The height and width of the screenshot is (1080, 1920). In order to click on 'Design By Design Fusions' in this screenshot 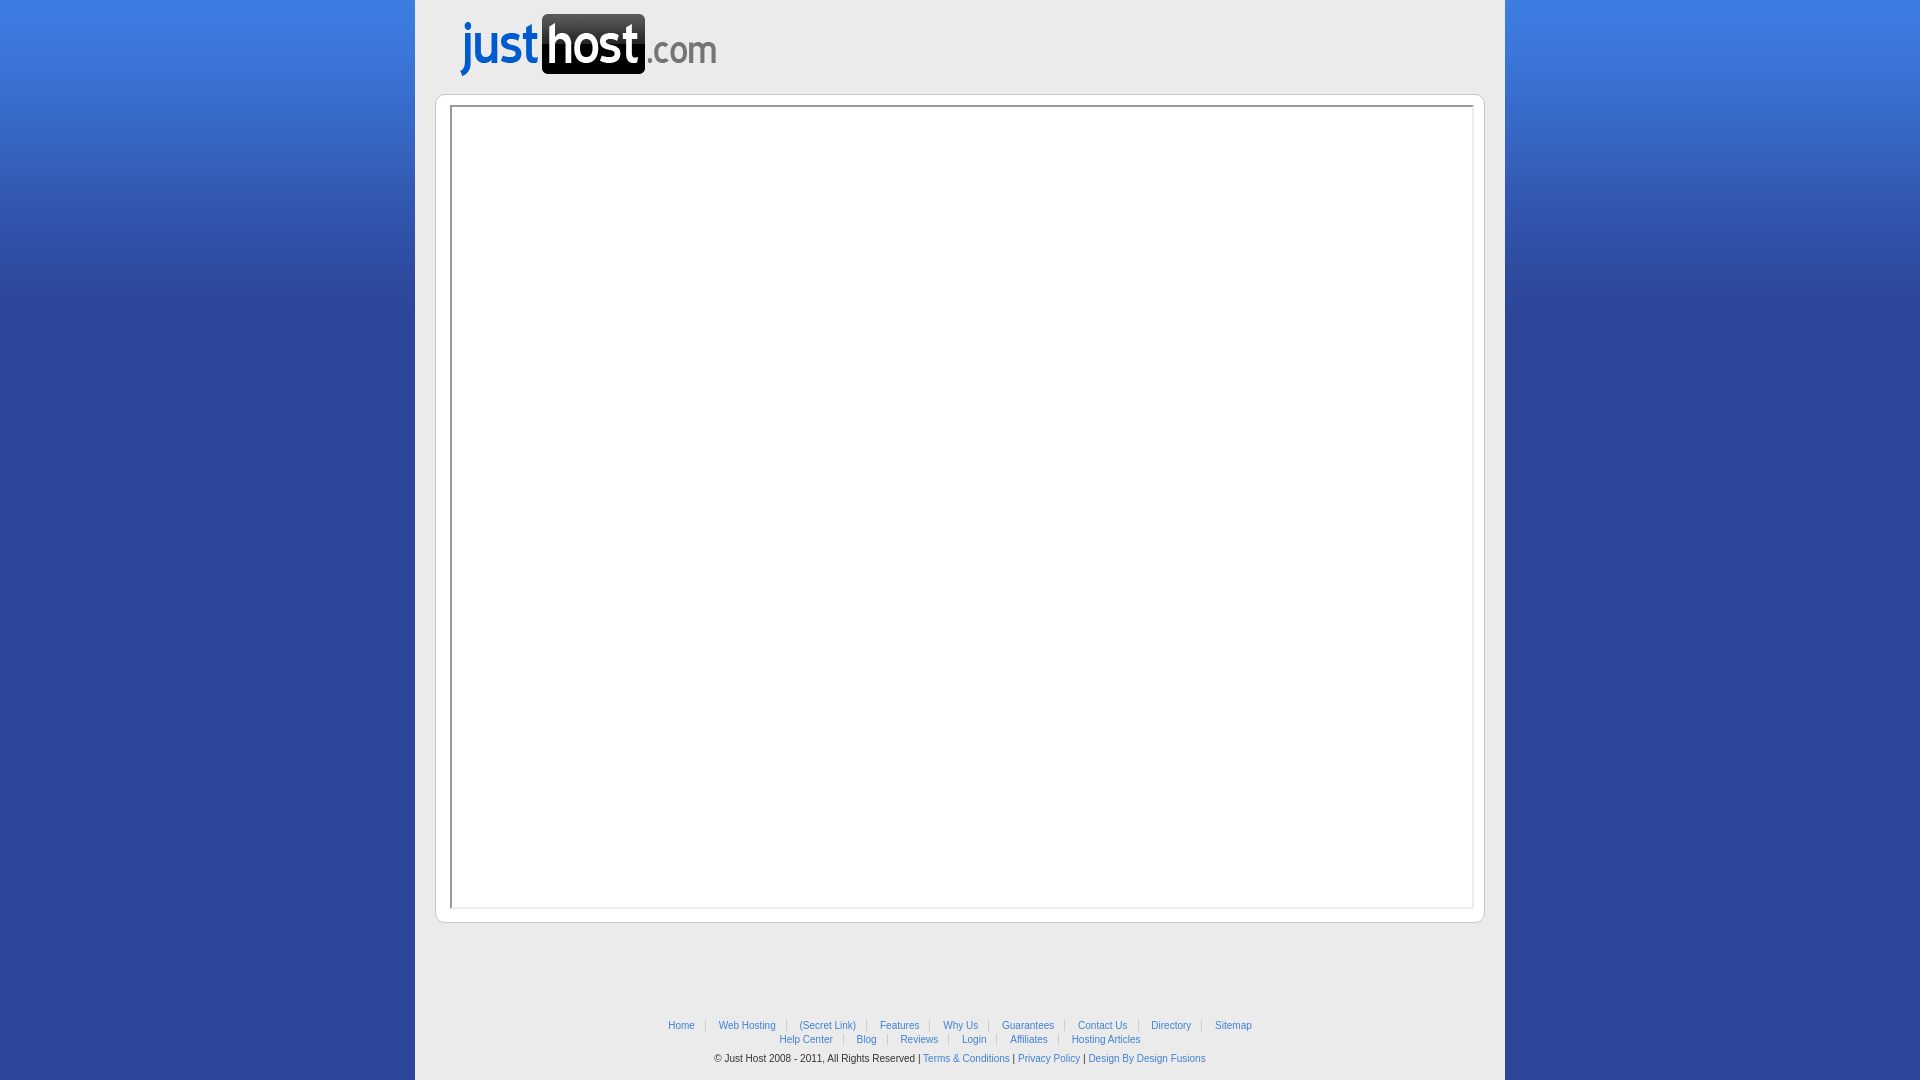, I will do `click(1087, 1057)`.